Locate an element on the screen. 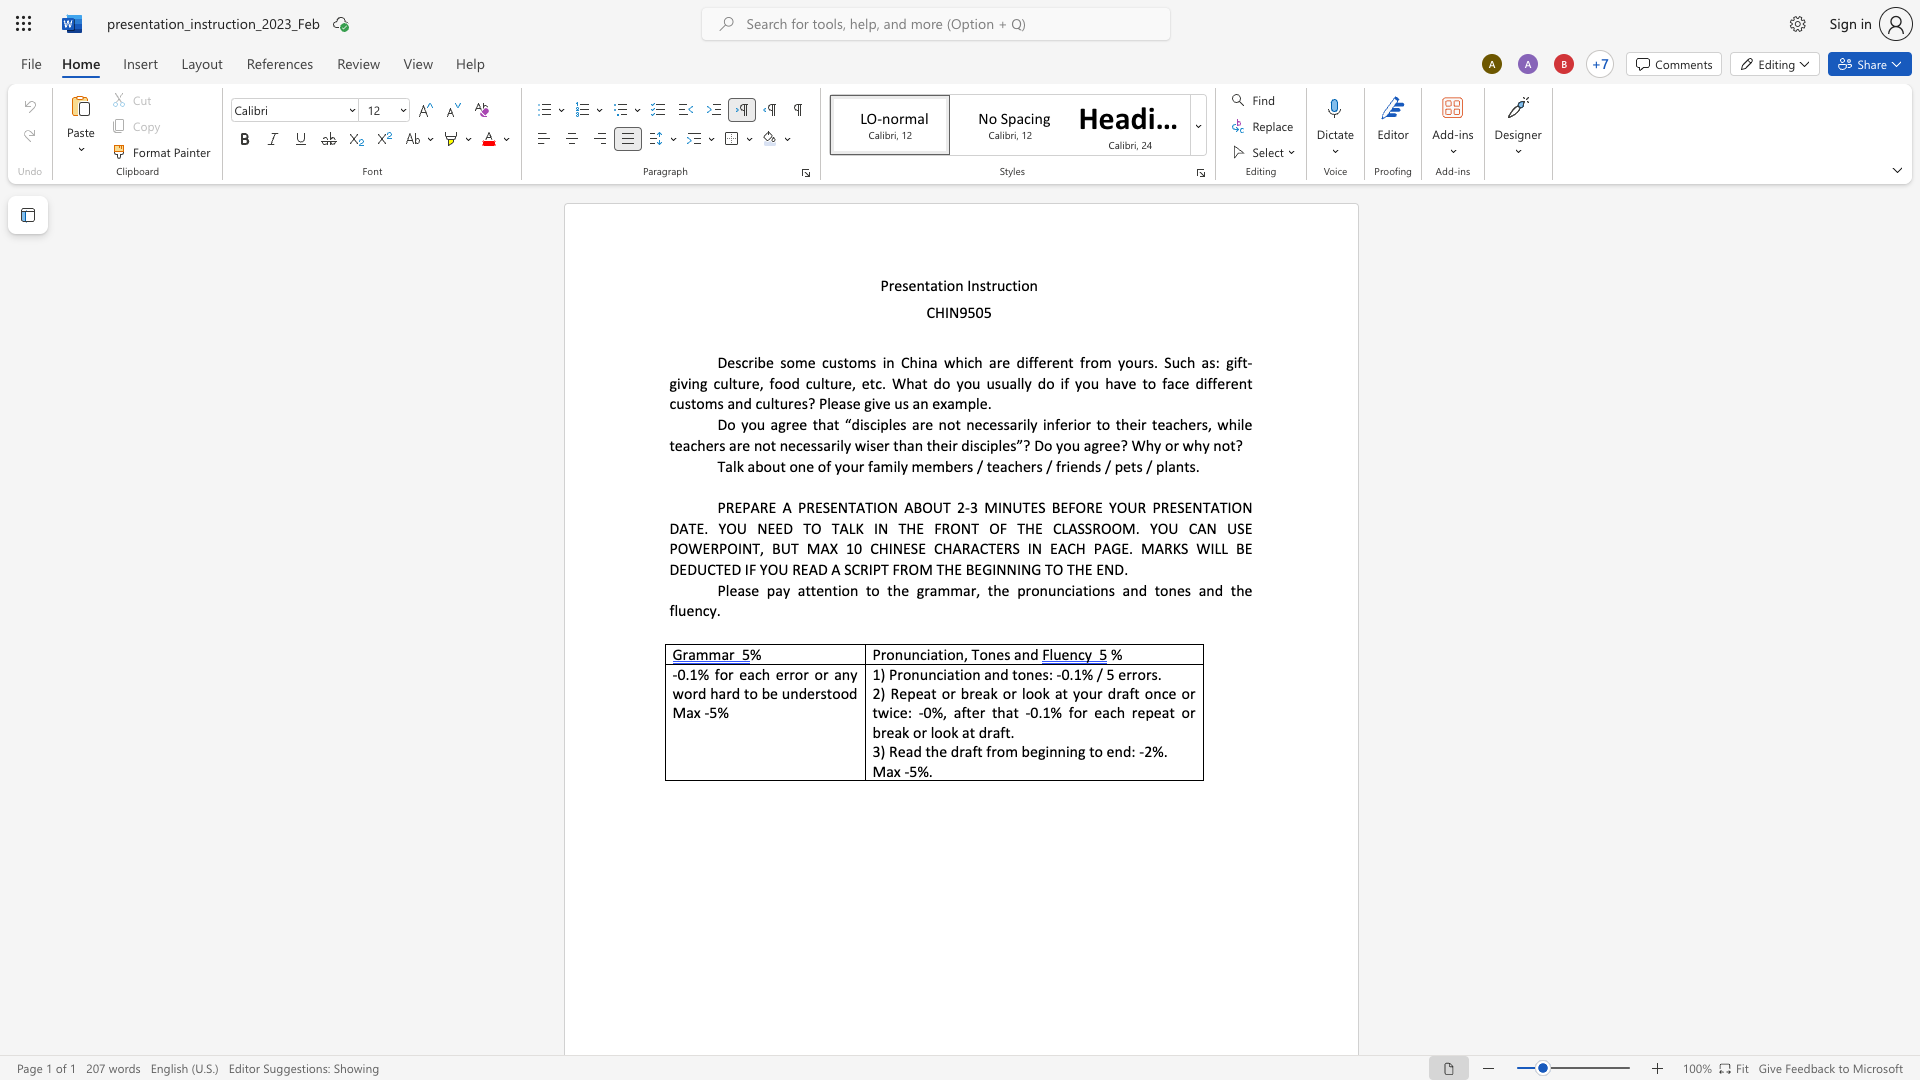 This screenshot has height=1080, width=1920. the space between the continuous character "s" and "." in the text is located at coordinates (1157, 674).